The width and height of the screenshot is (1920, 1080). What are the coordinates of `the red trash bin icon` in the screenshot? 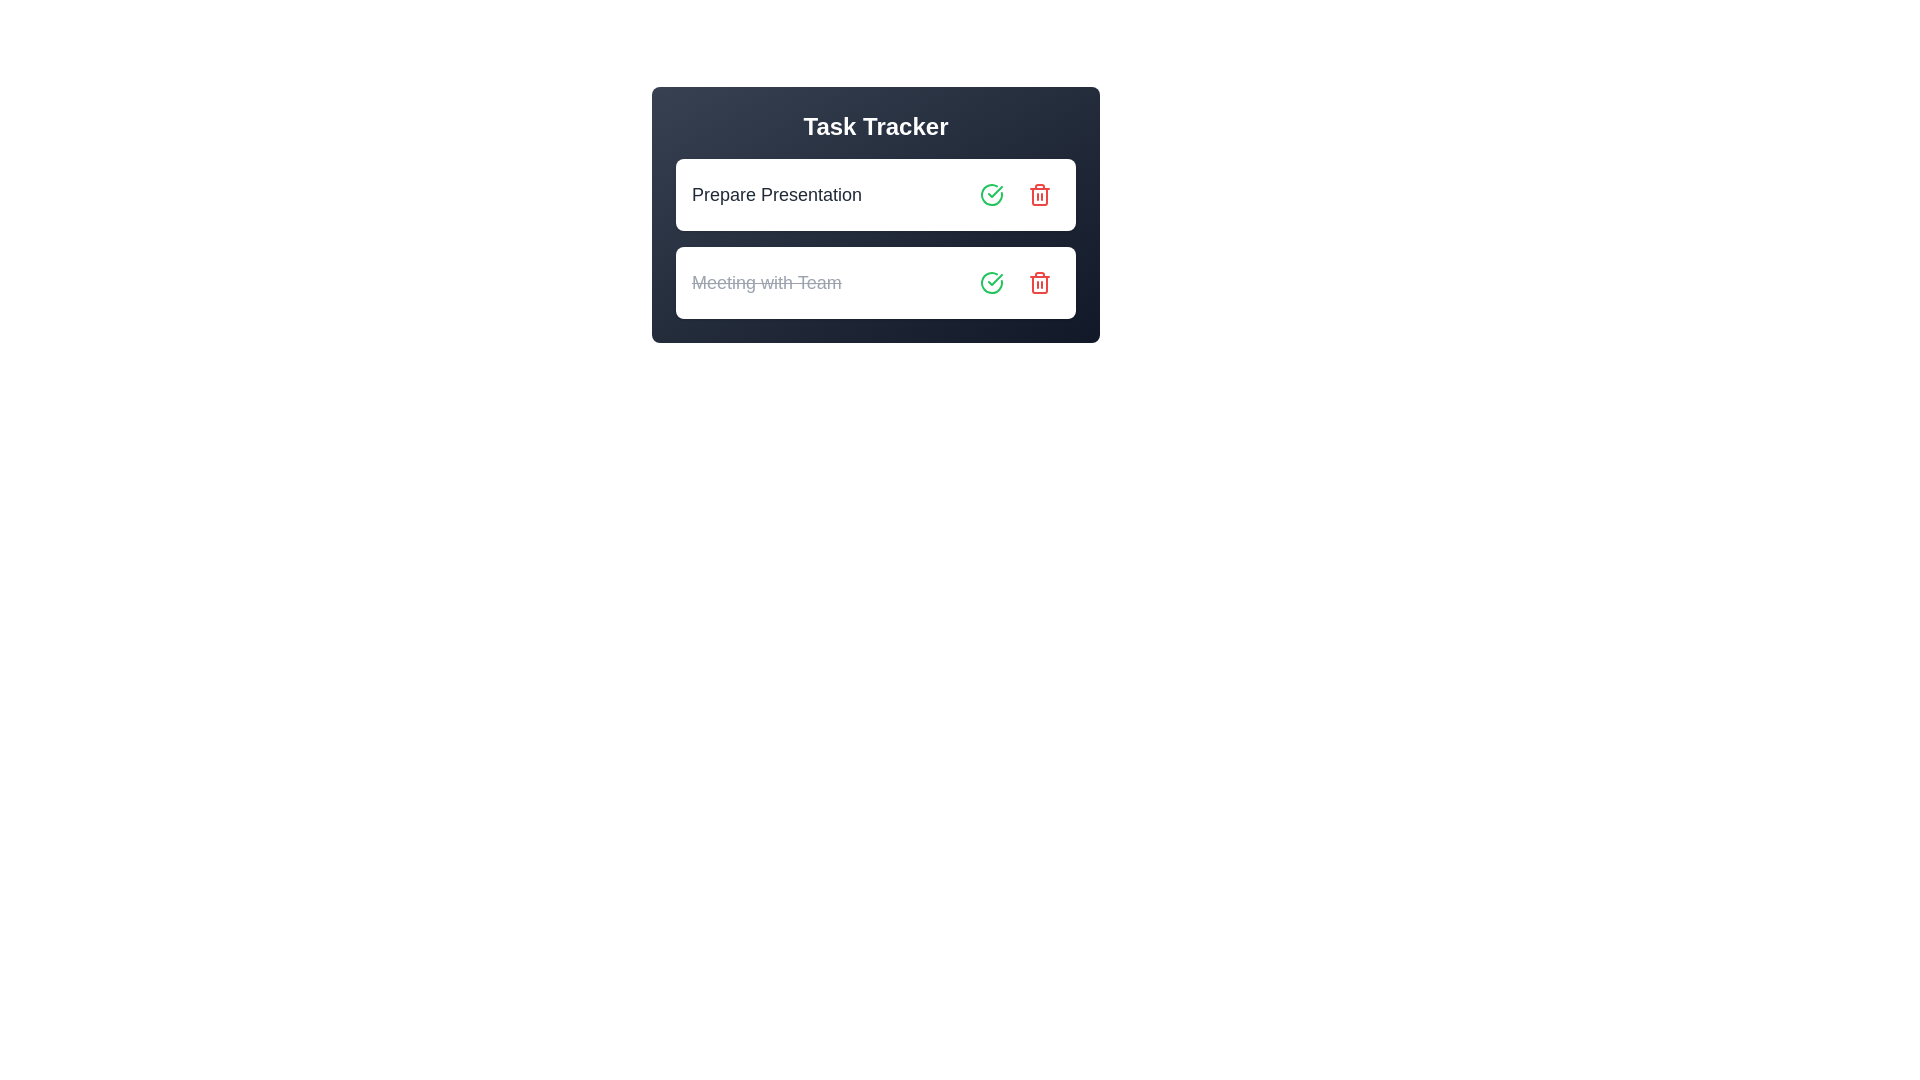 It's located at (1040, 196).